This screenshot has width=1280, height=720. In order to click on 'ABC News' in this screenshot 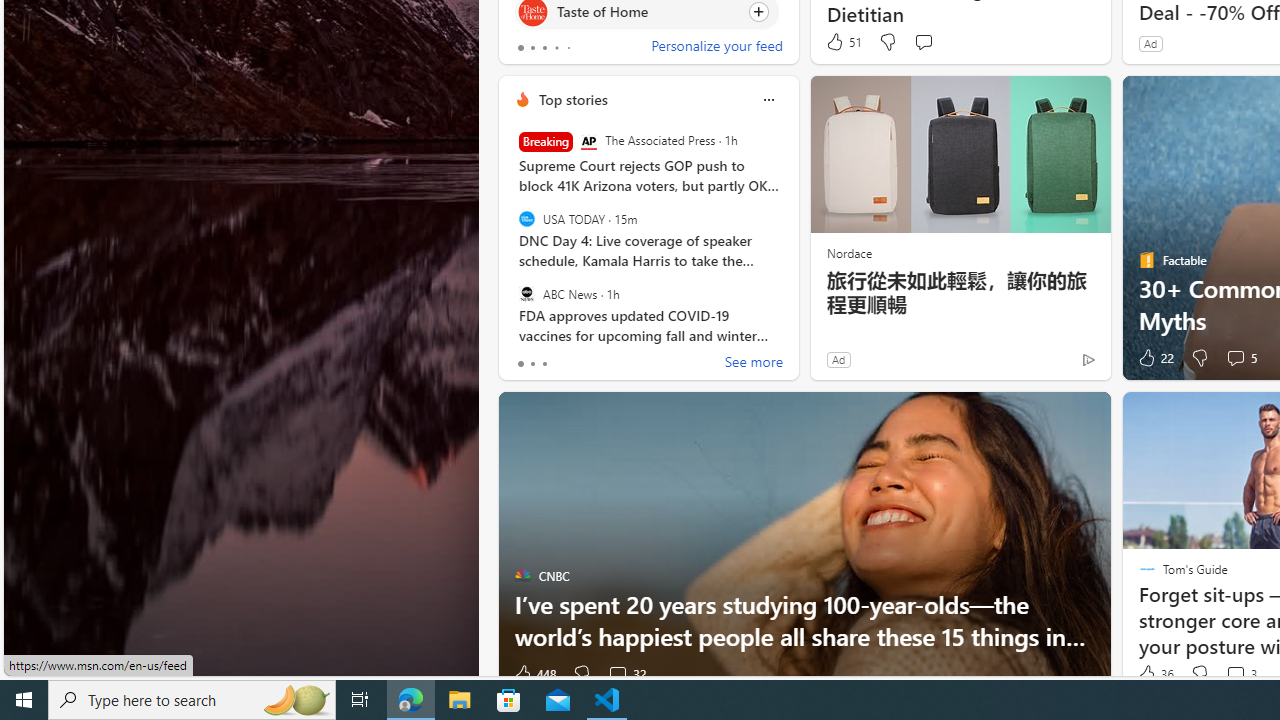, I will do `click(526, 293)`.